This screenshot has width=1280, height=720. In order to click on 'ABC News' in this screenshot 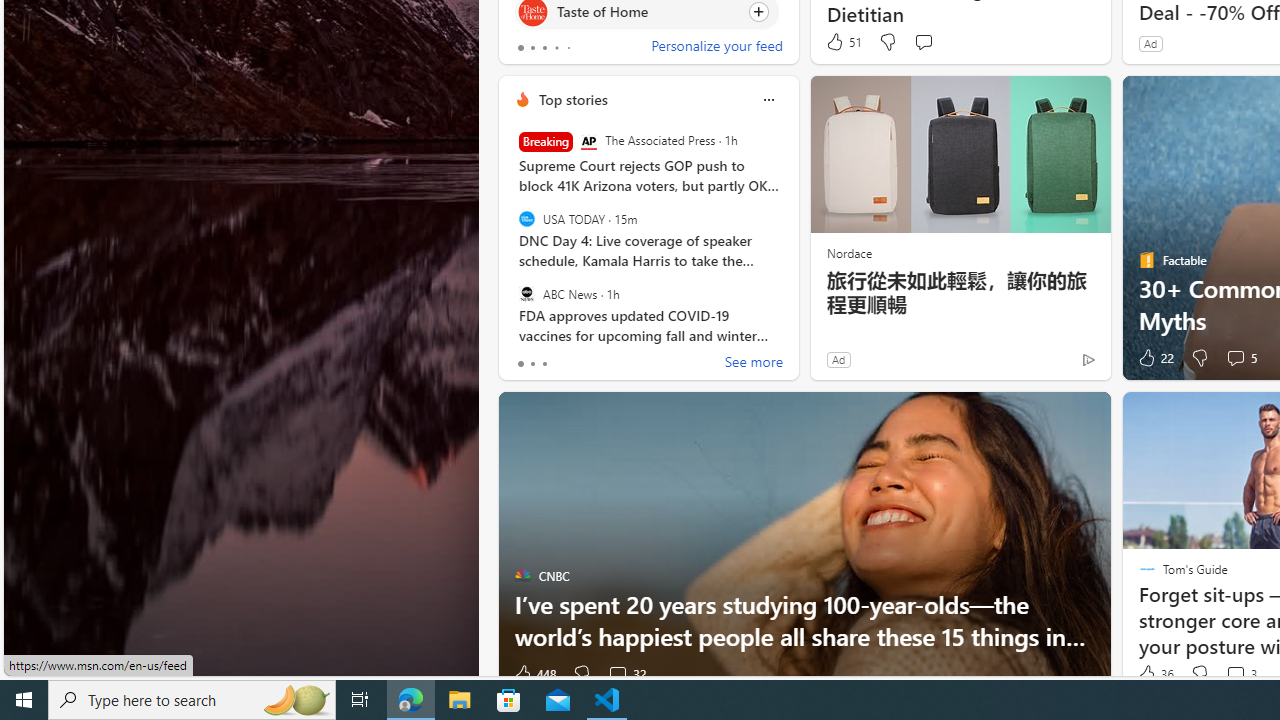, I will do `click(526, 293)`.